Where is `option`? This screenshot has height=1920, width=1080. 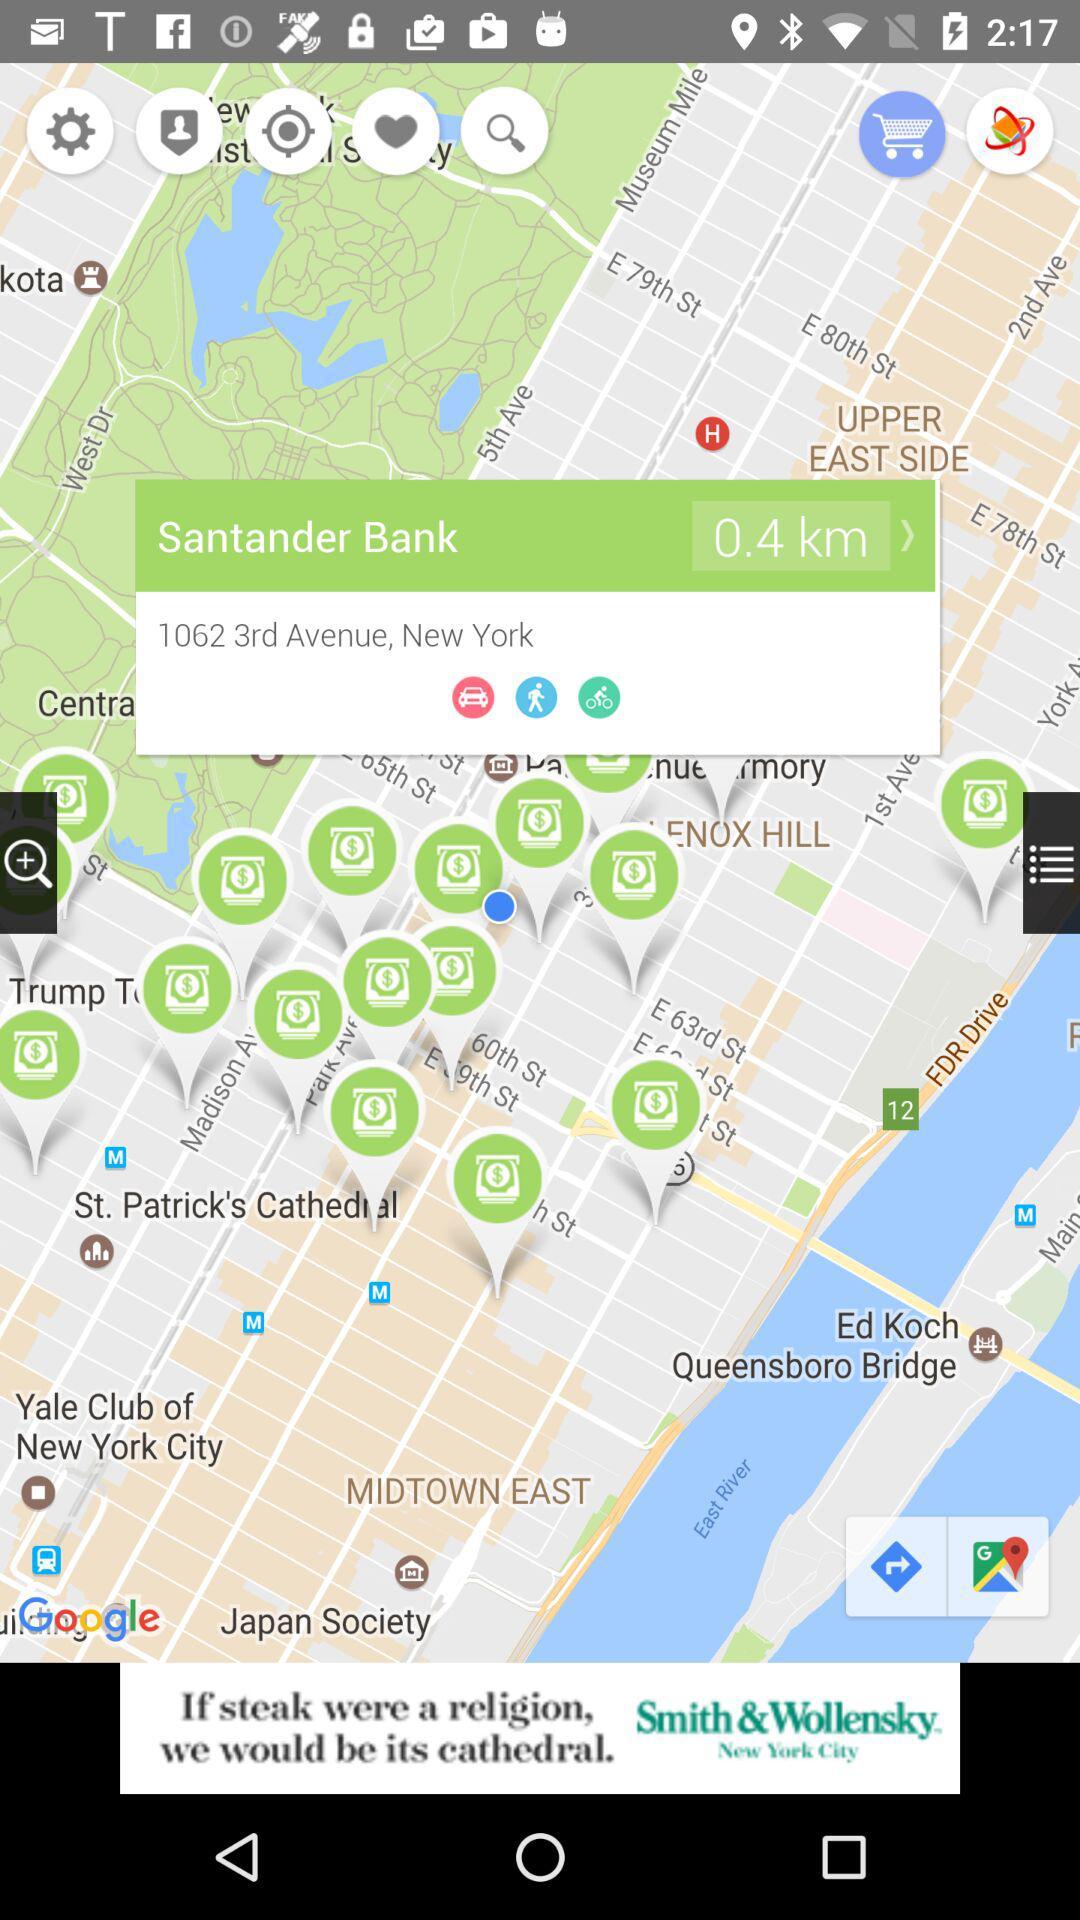 option is located at coordinates (1009, 132).